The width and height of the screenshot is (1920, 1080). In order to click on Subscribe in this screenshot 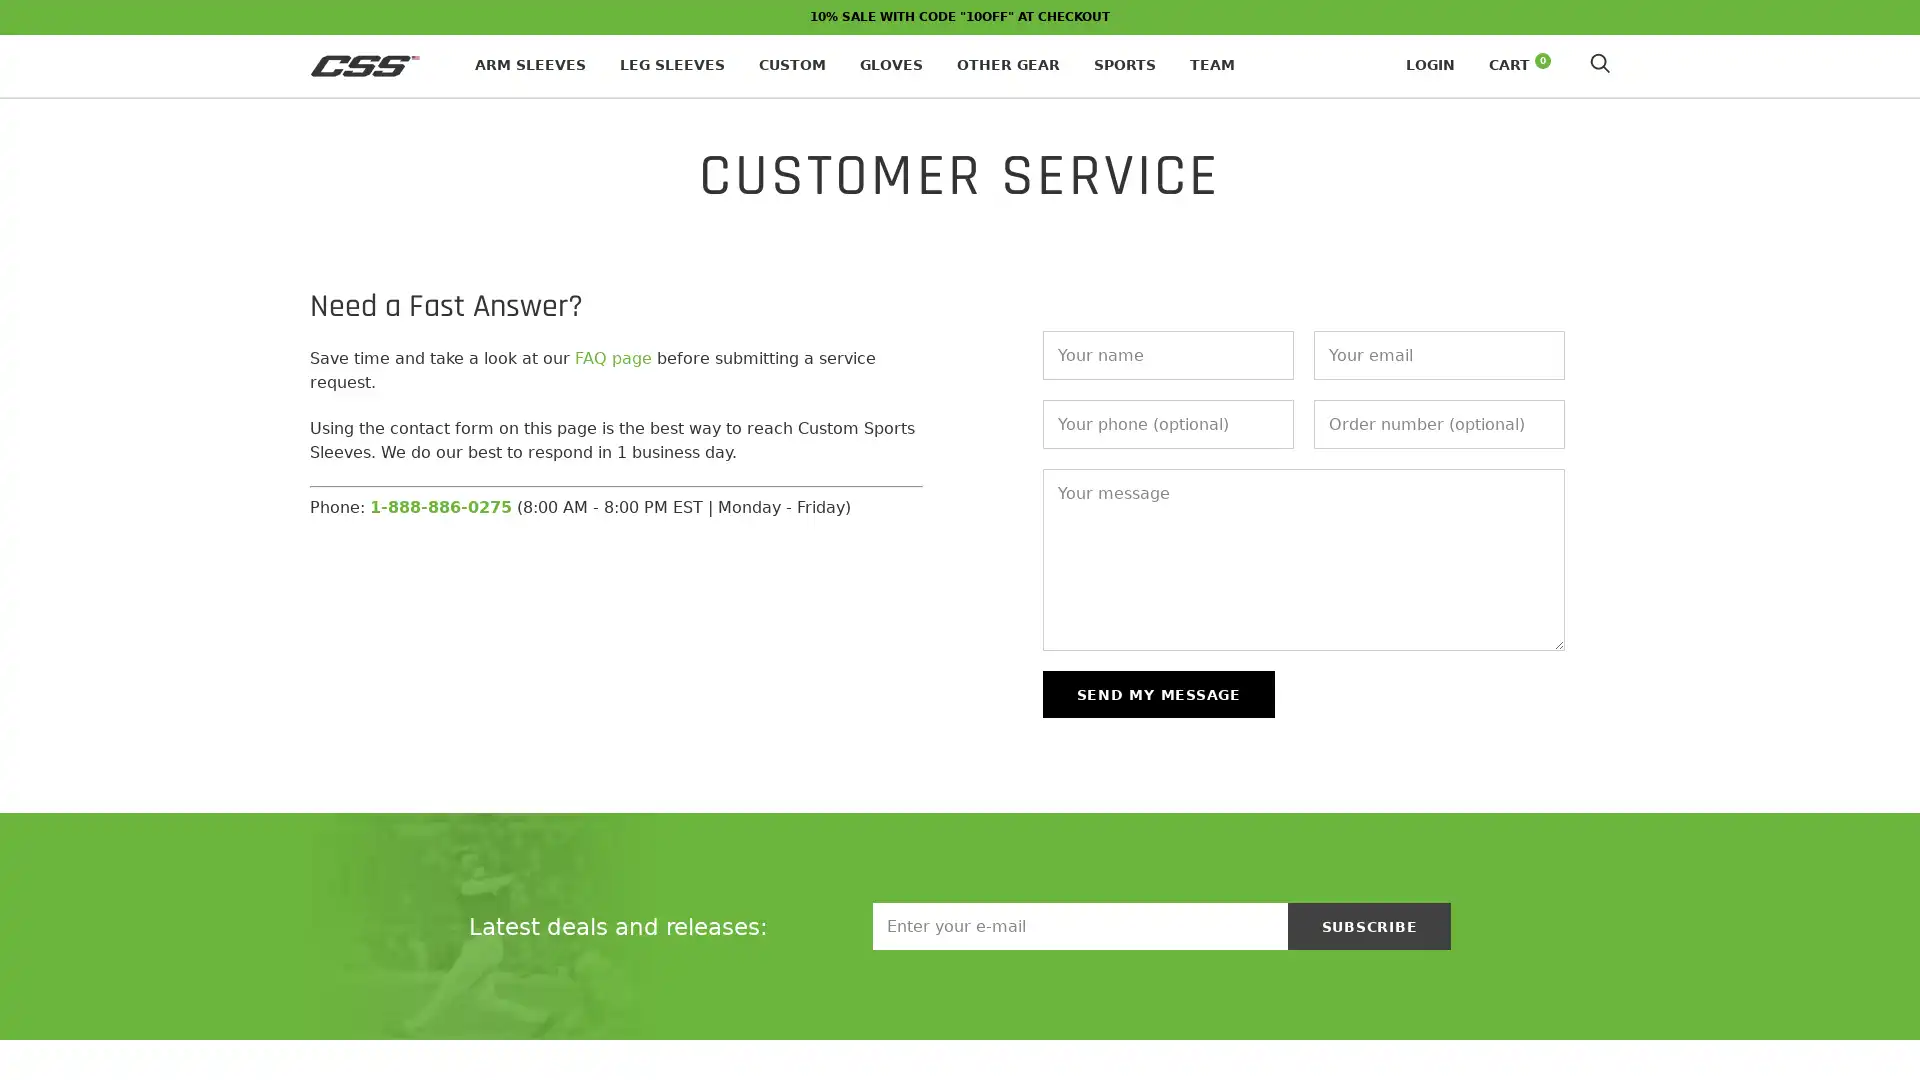, I will do `click(1367, 926)`.